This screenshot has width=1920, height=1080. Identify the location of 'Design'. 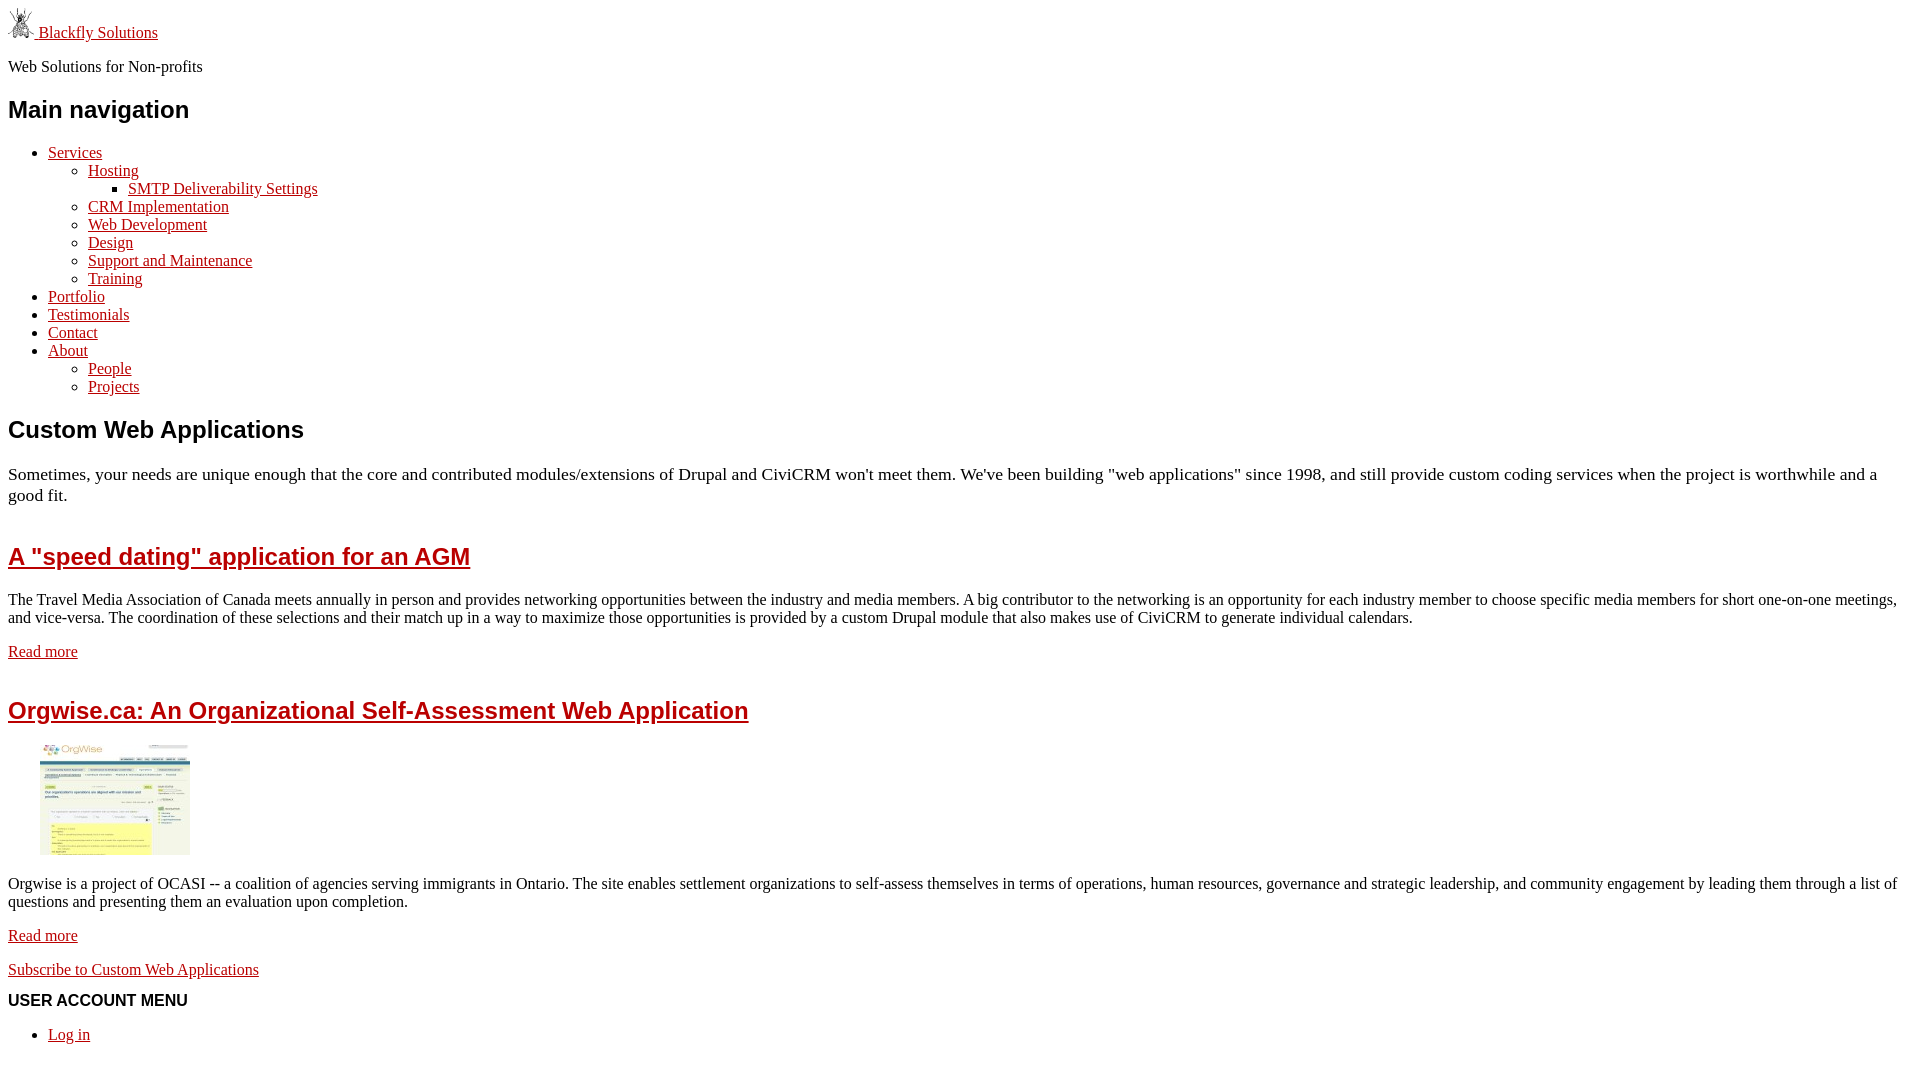
(109, 241).